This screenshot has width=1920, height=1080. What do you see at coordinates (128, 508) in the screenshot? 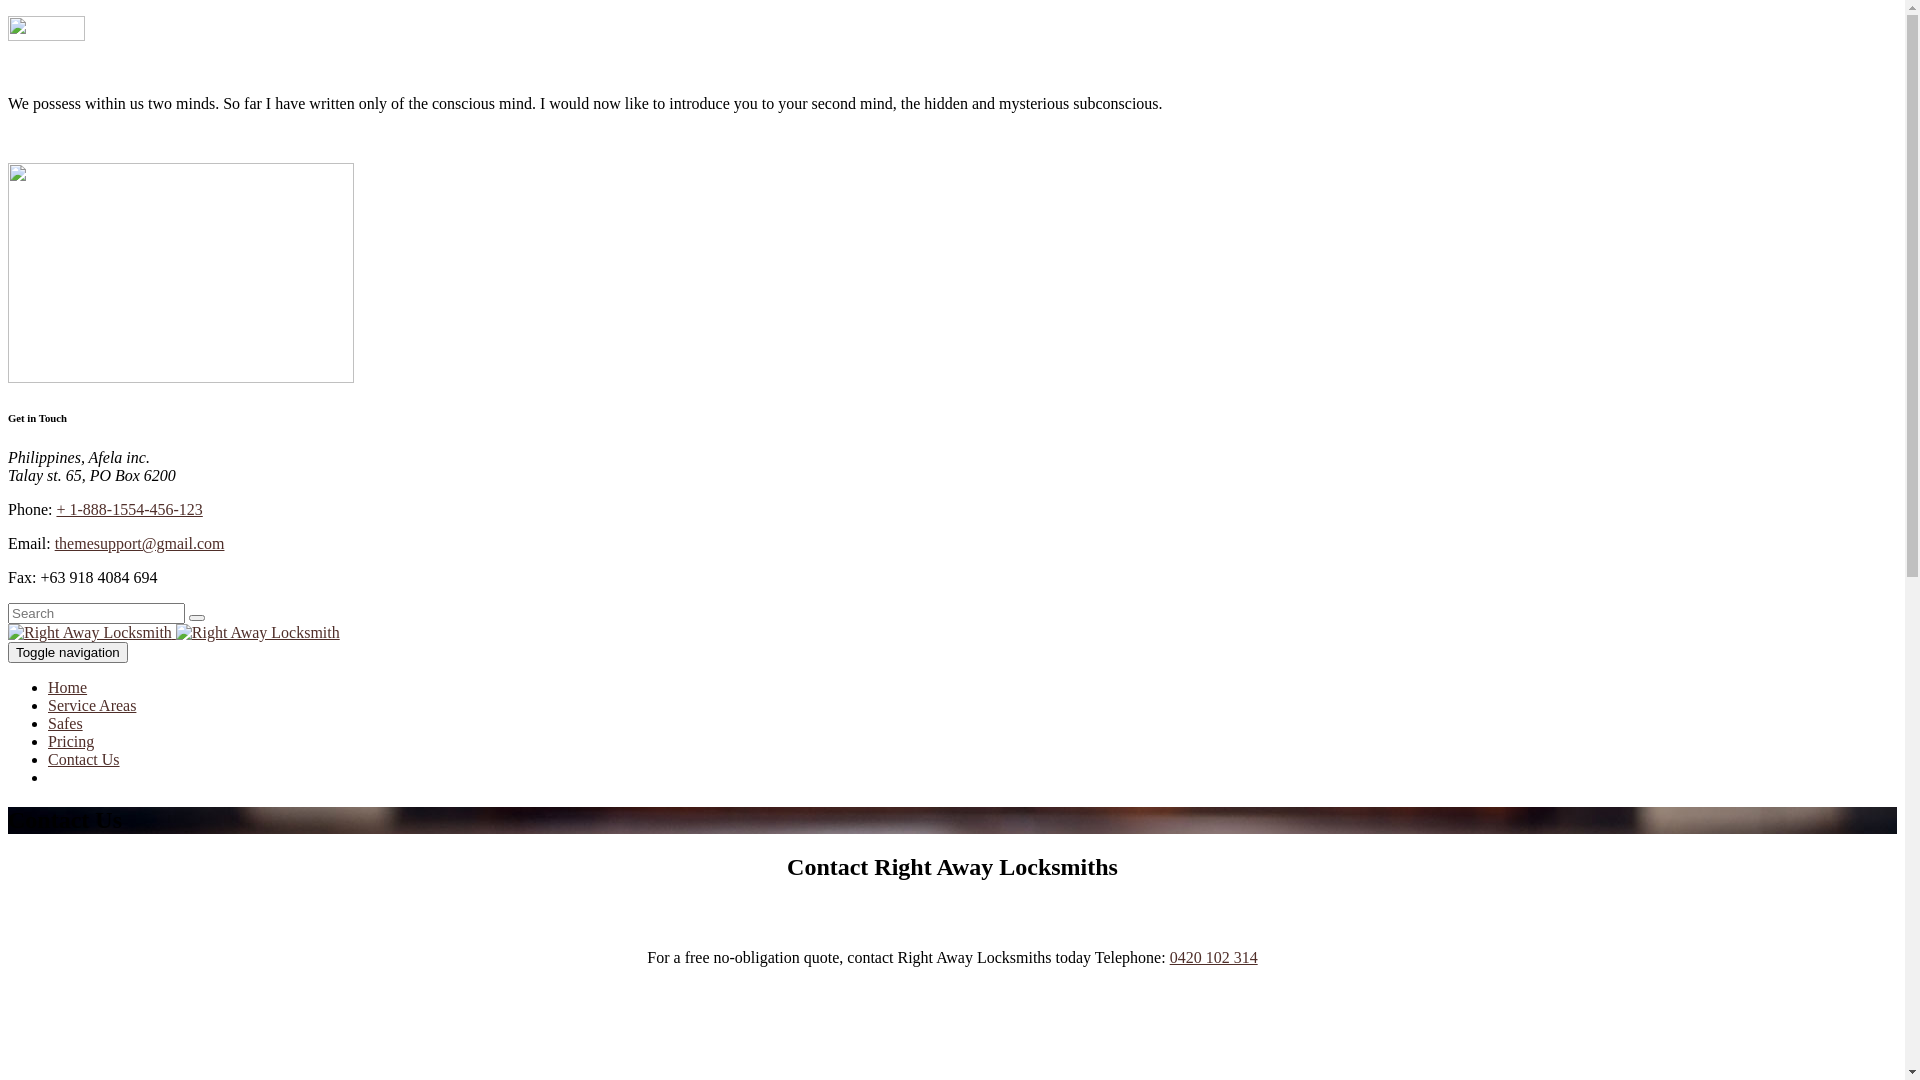
I see `'+ 1-888-1554-456-123'` at bounding box center [128, 508].